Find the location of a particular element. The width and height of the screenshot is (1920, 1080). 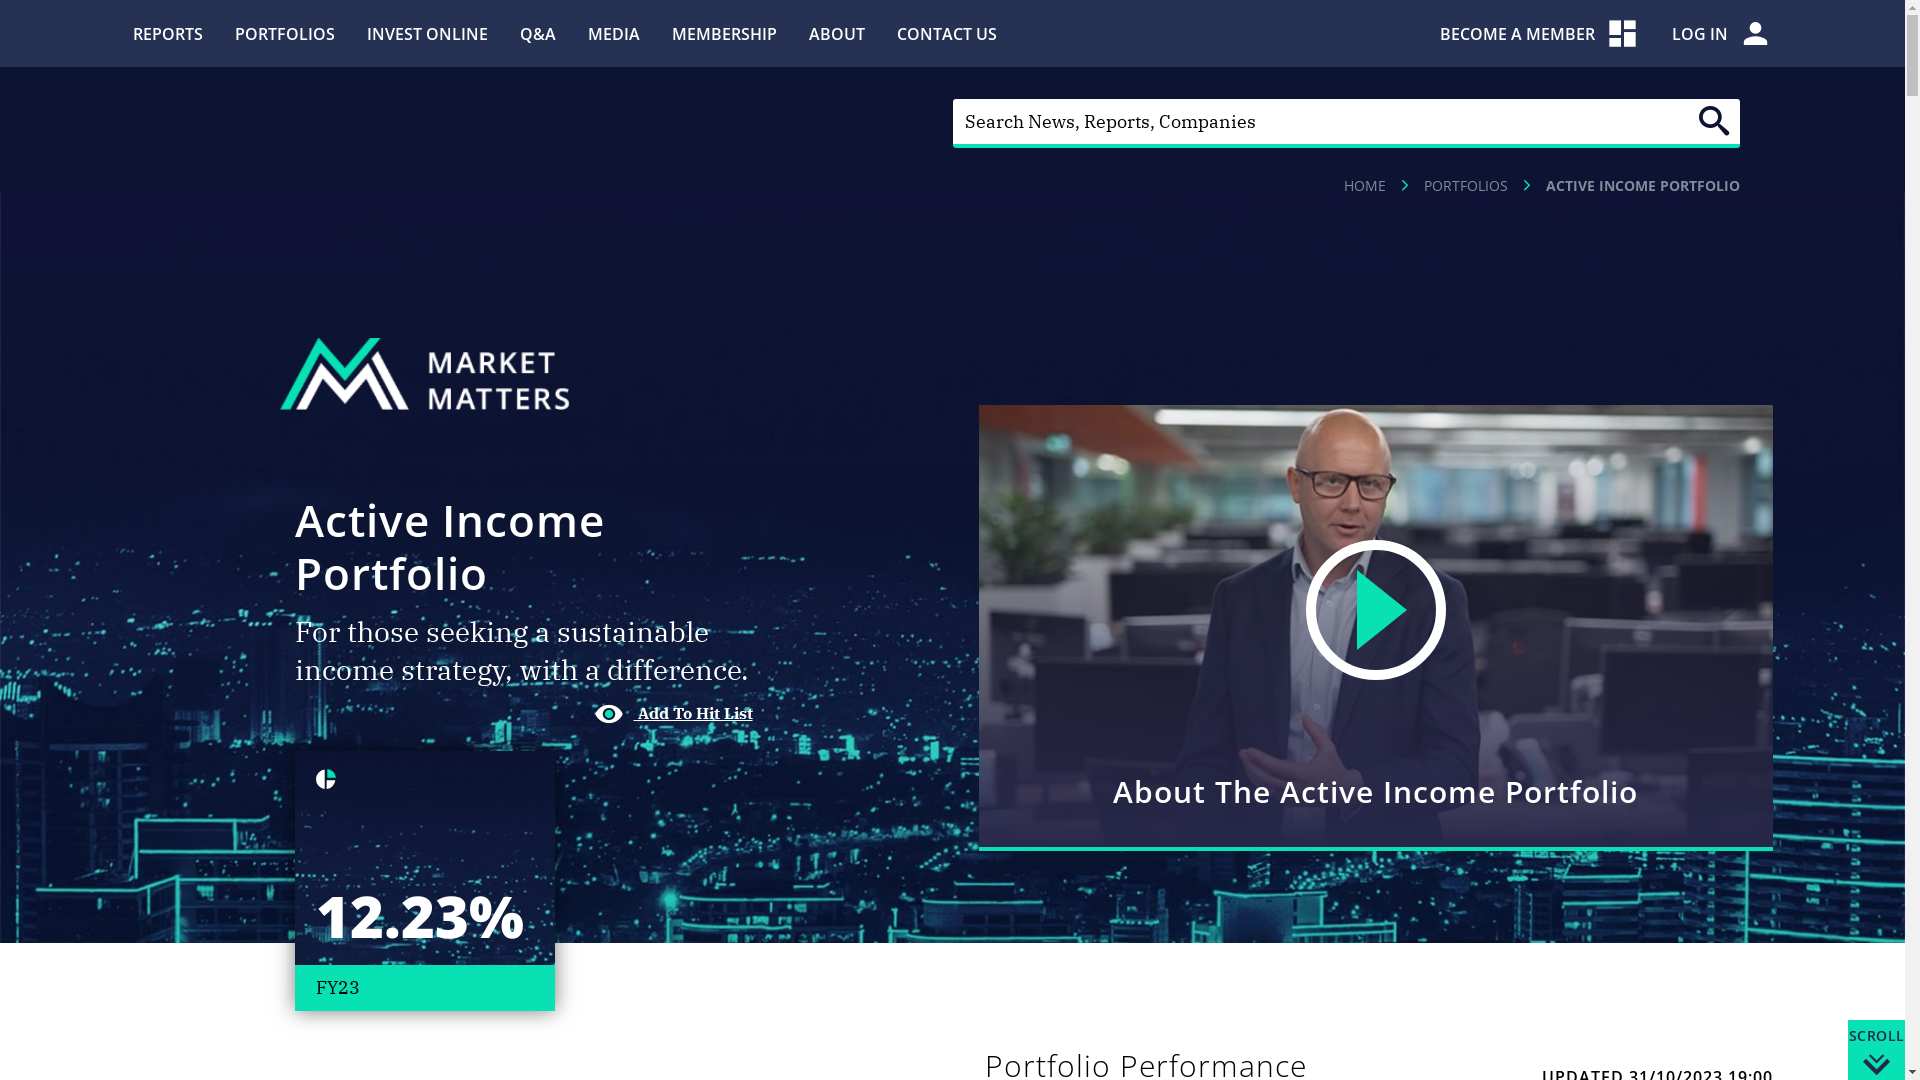

'Add To Hit List' is located at coordinates (593, 712).